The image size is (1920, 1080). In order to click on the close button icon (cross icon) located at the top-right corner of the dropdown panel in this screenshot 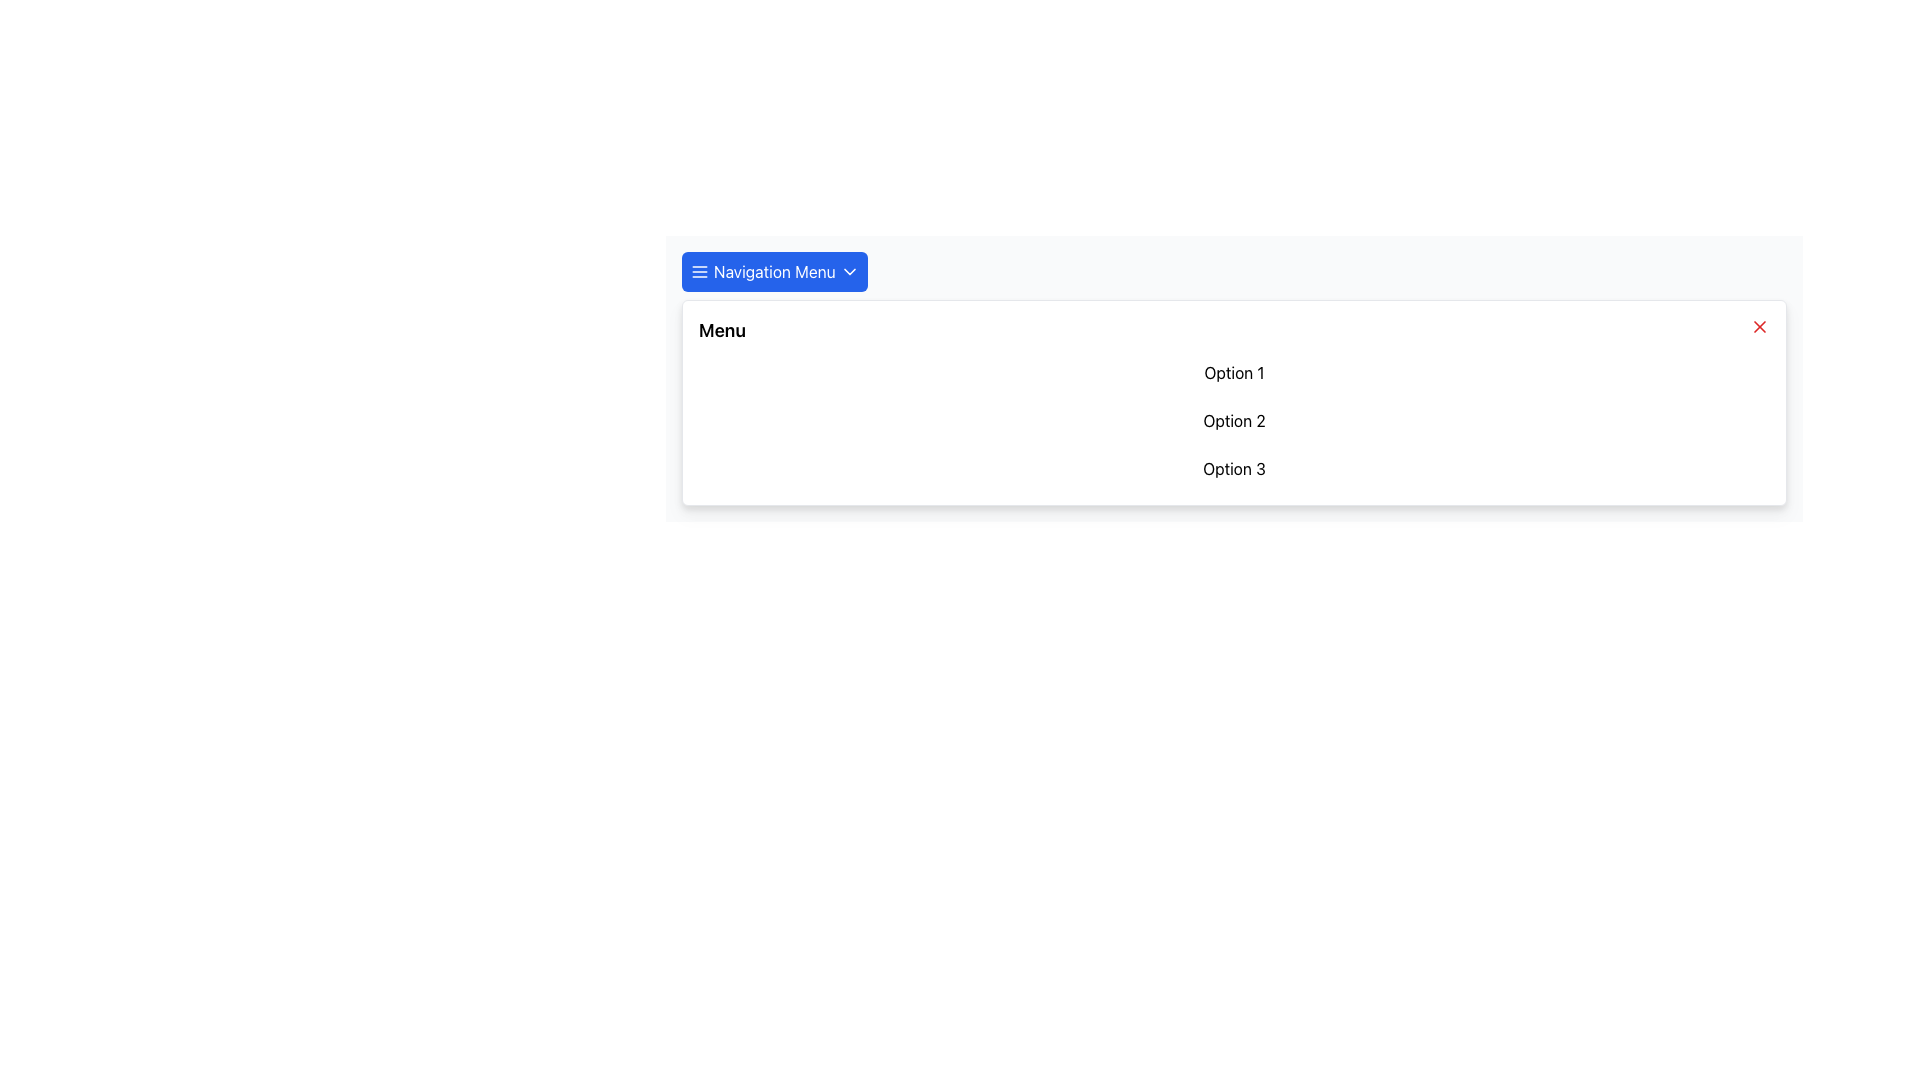, I will do `click(1760, 326)`.